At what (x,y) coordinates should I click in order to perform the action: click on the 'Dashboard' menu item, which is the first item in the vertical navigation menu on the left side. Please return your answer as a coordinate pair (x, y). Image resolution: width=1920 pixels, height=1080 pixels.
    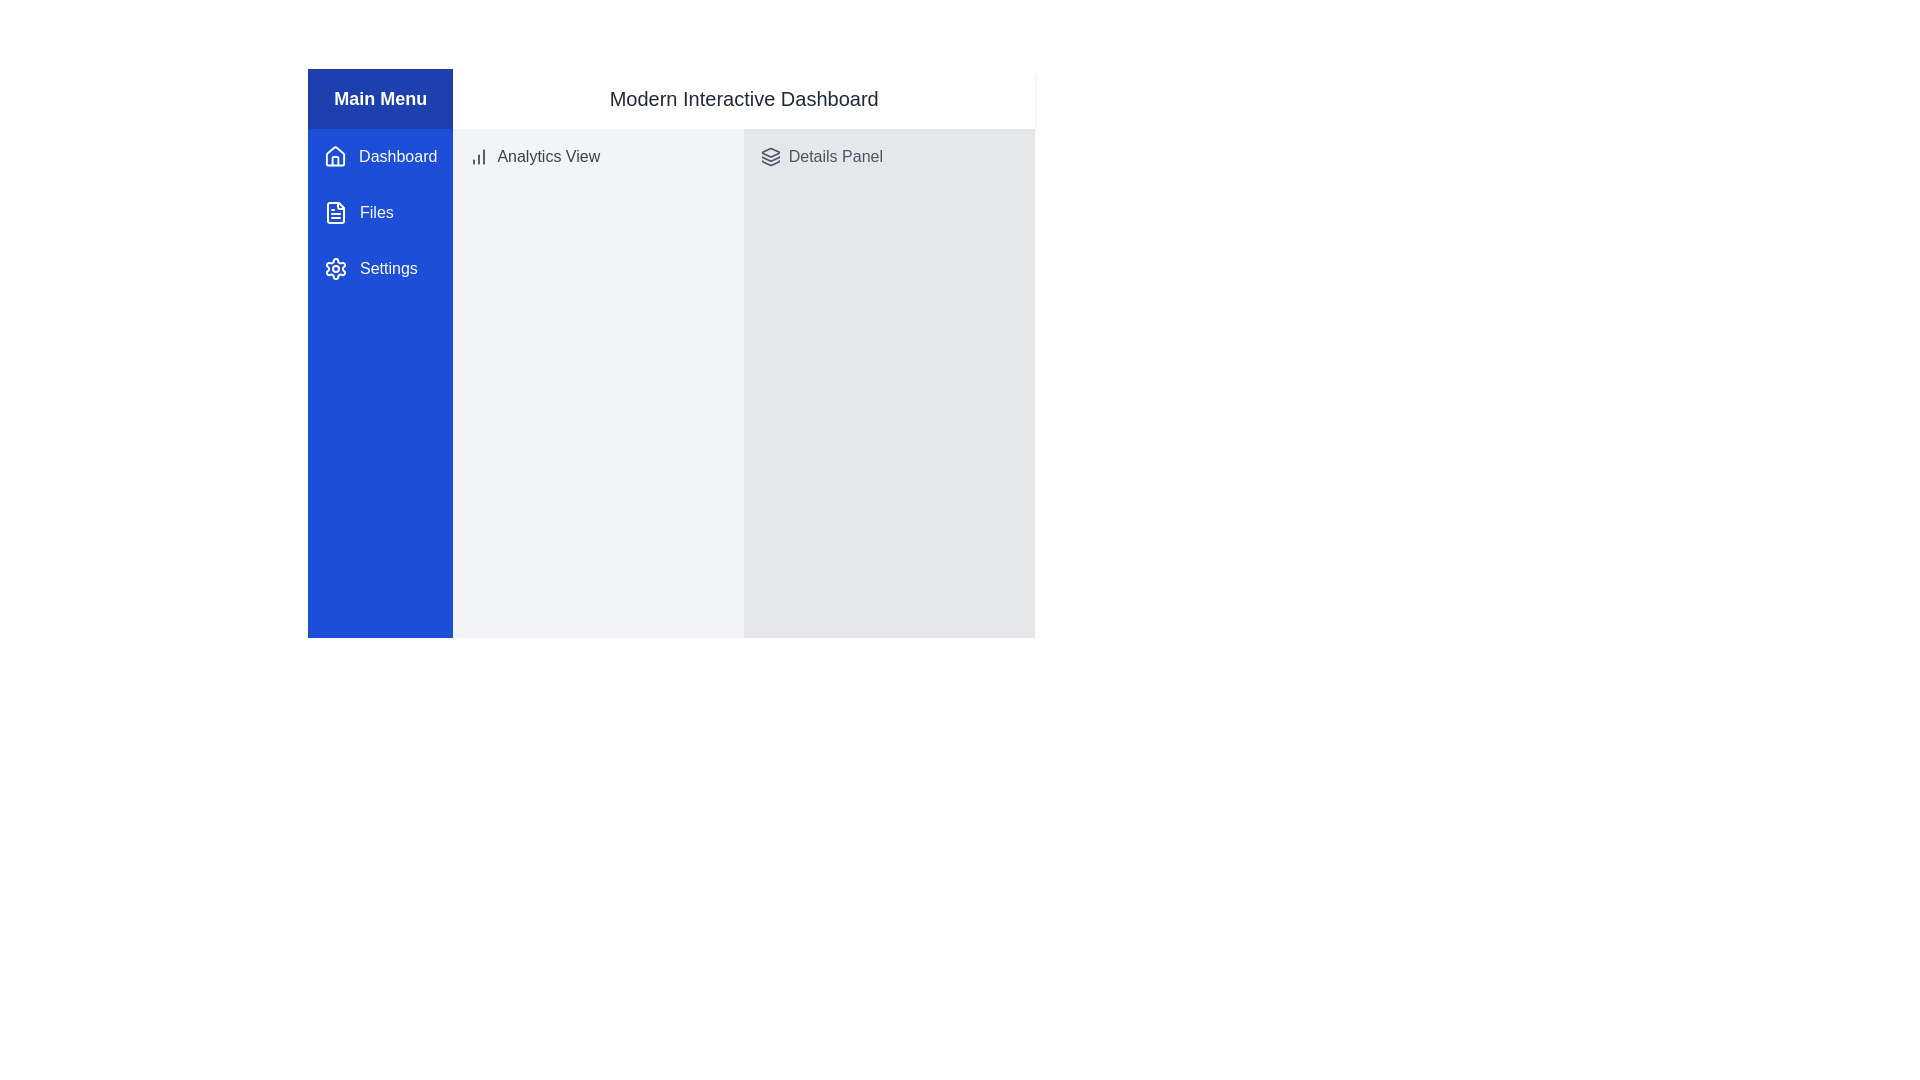
    Looking at the image, I should click on (380, 156).